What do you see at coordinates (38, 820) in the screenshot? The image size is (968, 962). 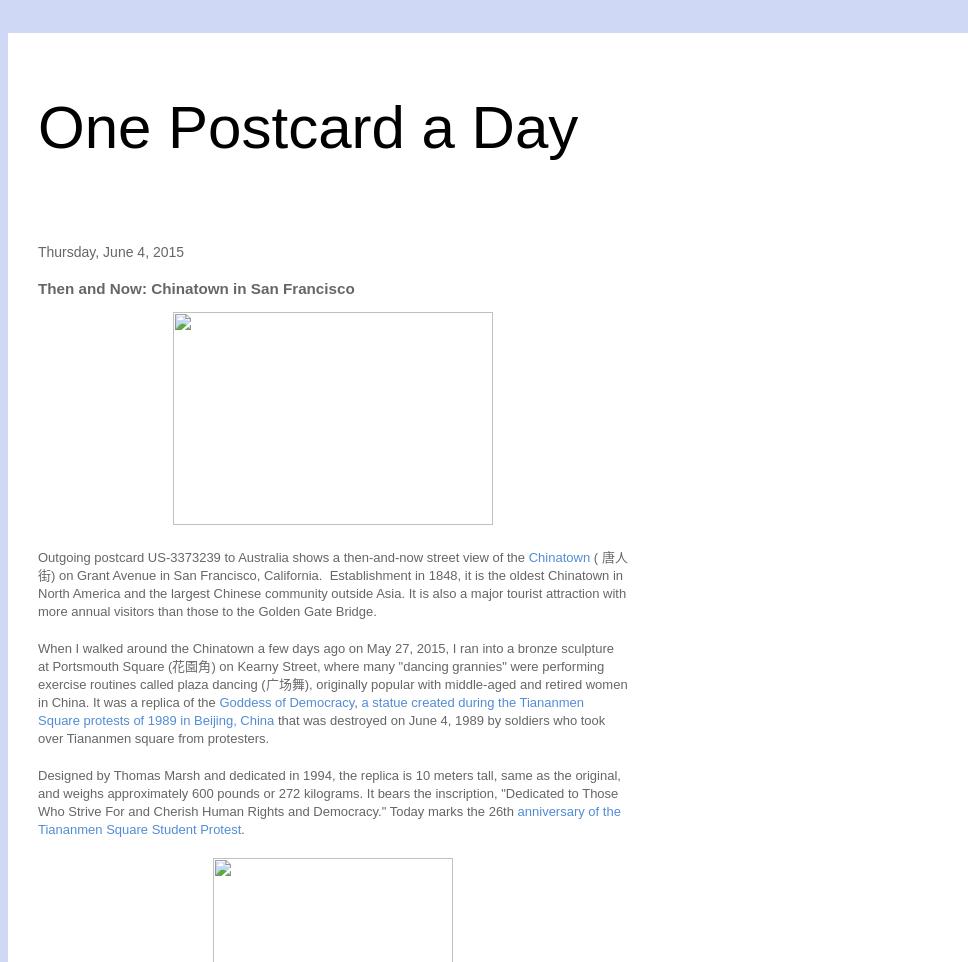 I see `'anniversary of the Tiananmen Square Student Protest'` at bounding box center [38, 820].